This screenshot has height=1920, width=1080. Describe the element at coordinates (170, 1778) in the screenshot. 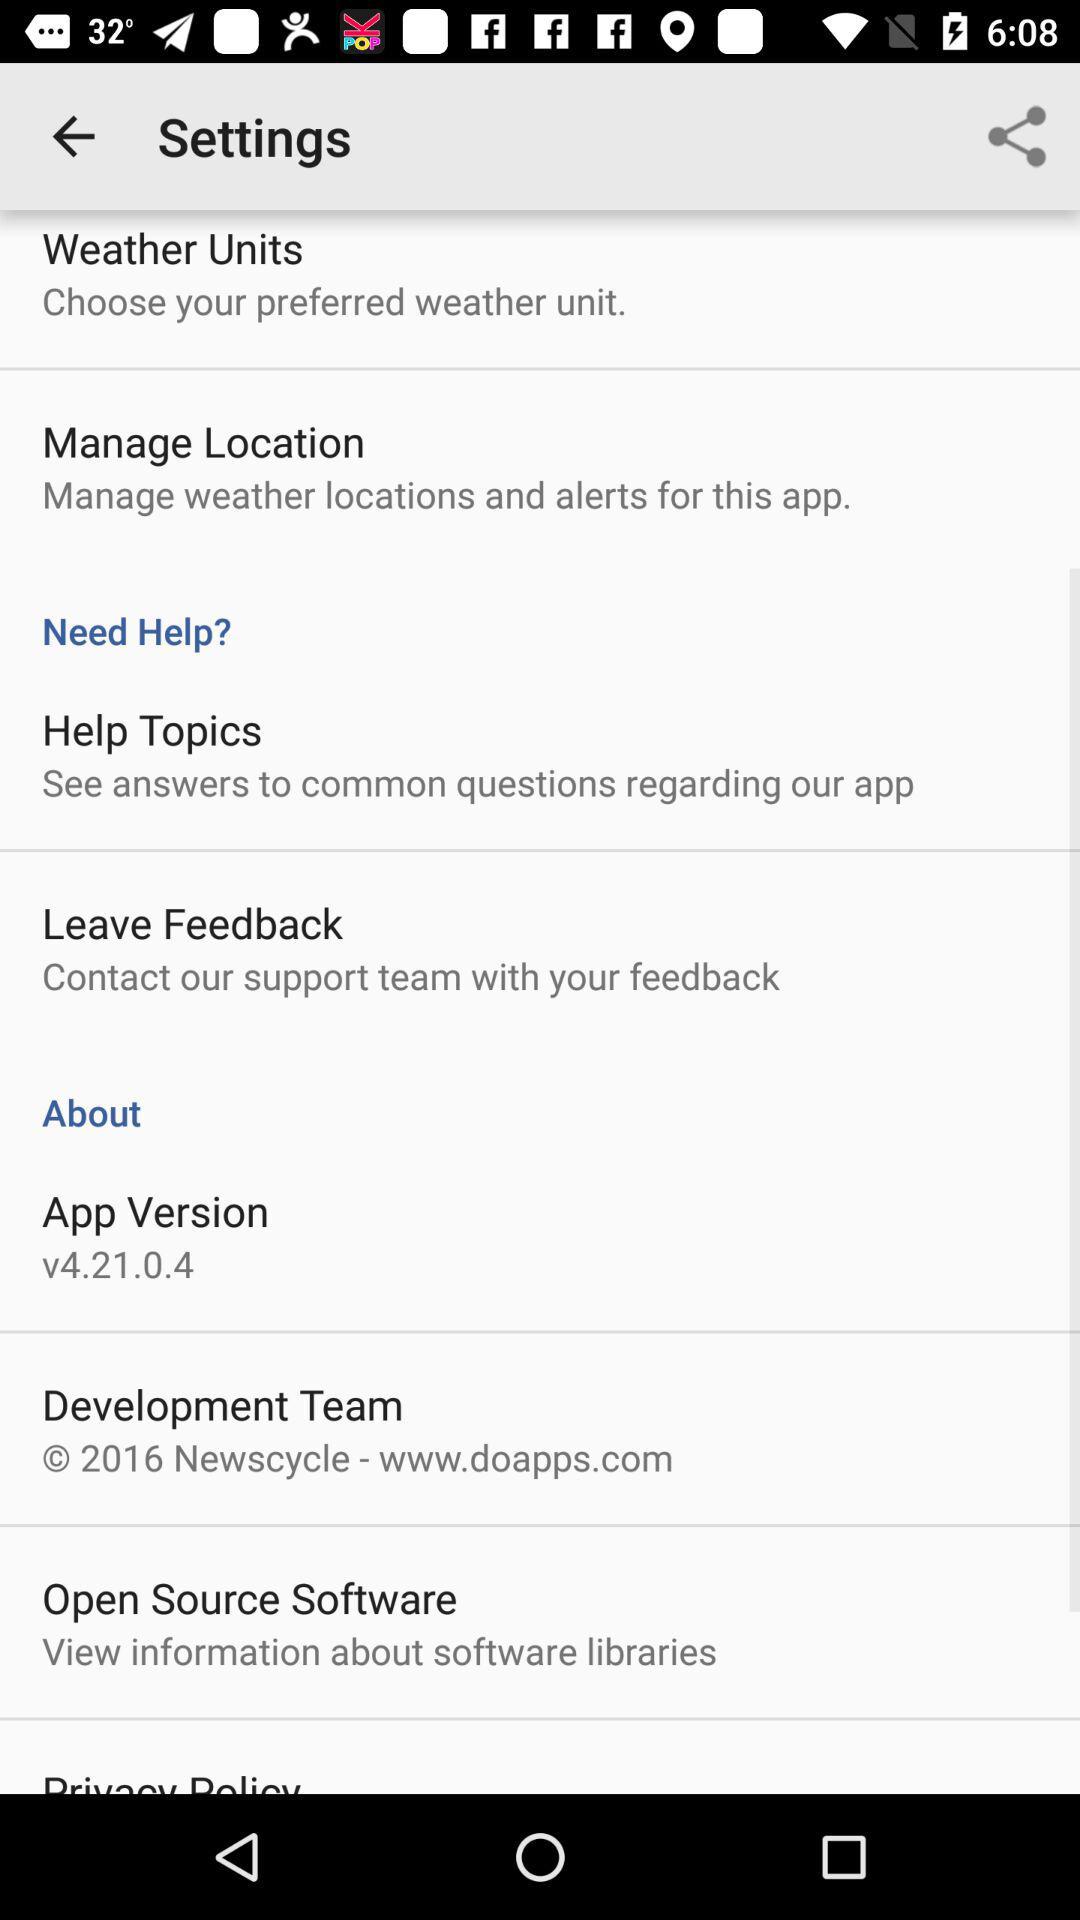

I see `the privacy policy` at that location.